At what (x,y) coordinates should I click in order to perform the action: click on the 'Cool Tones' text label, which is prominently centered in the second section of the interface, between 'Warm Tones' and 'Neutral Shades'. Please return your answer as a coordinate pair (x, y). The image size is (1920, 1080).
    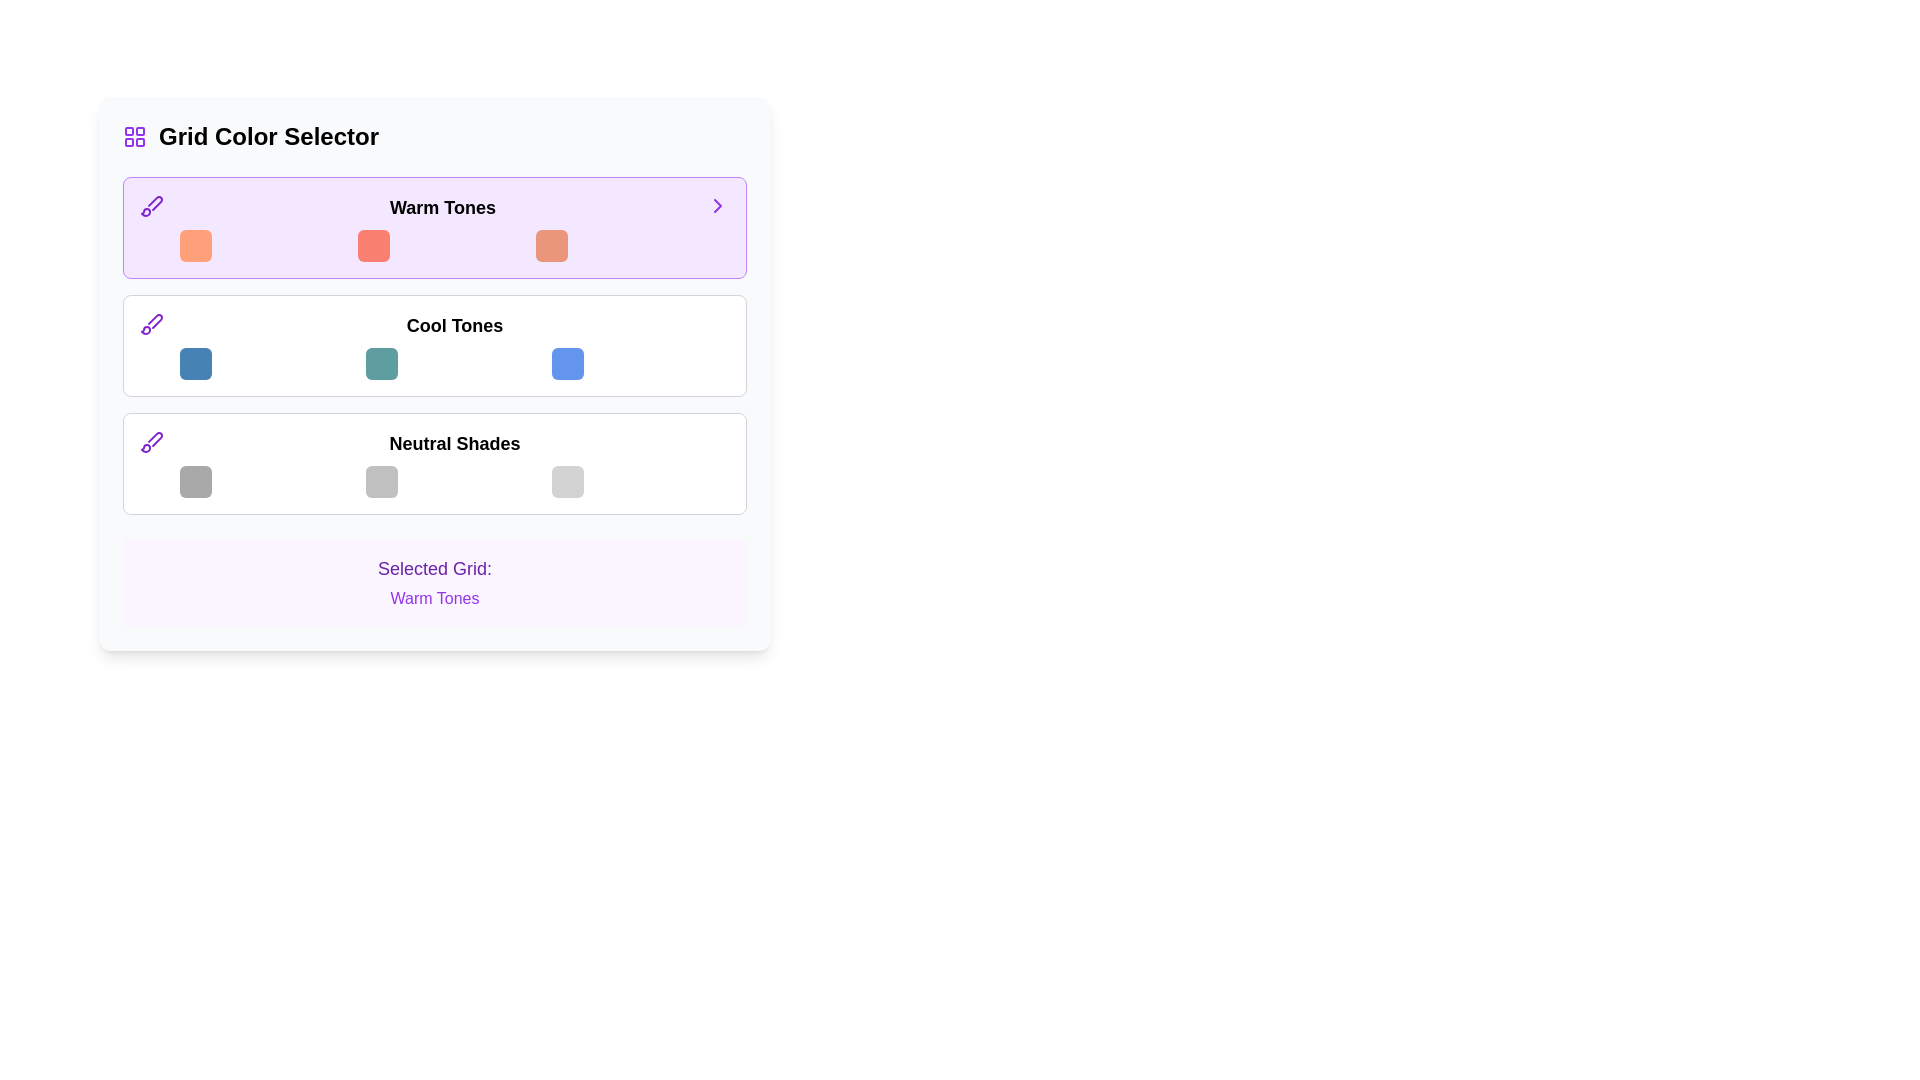
    Looking at the image, I should click on (454, 325).